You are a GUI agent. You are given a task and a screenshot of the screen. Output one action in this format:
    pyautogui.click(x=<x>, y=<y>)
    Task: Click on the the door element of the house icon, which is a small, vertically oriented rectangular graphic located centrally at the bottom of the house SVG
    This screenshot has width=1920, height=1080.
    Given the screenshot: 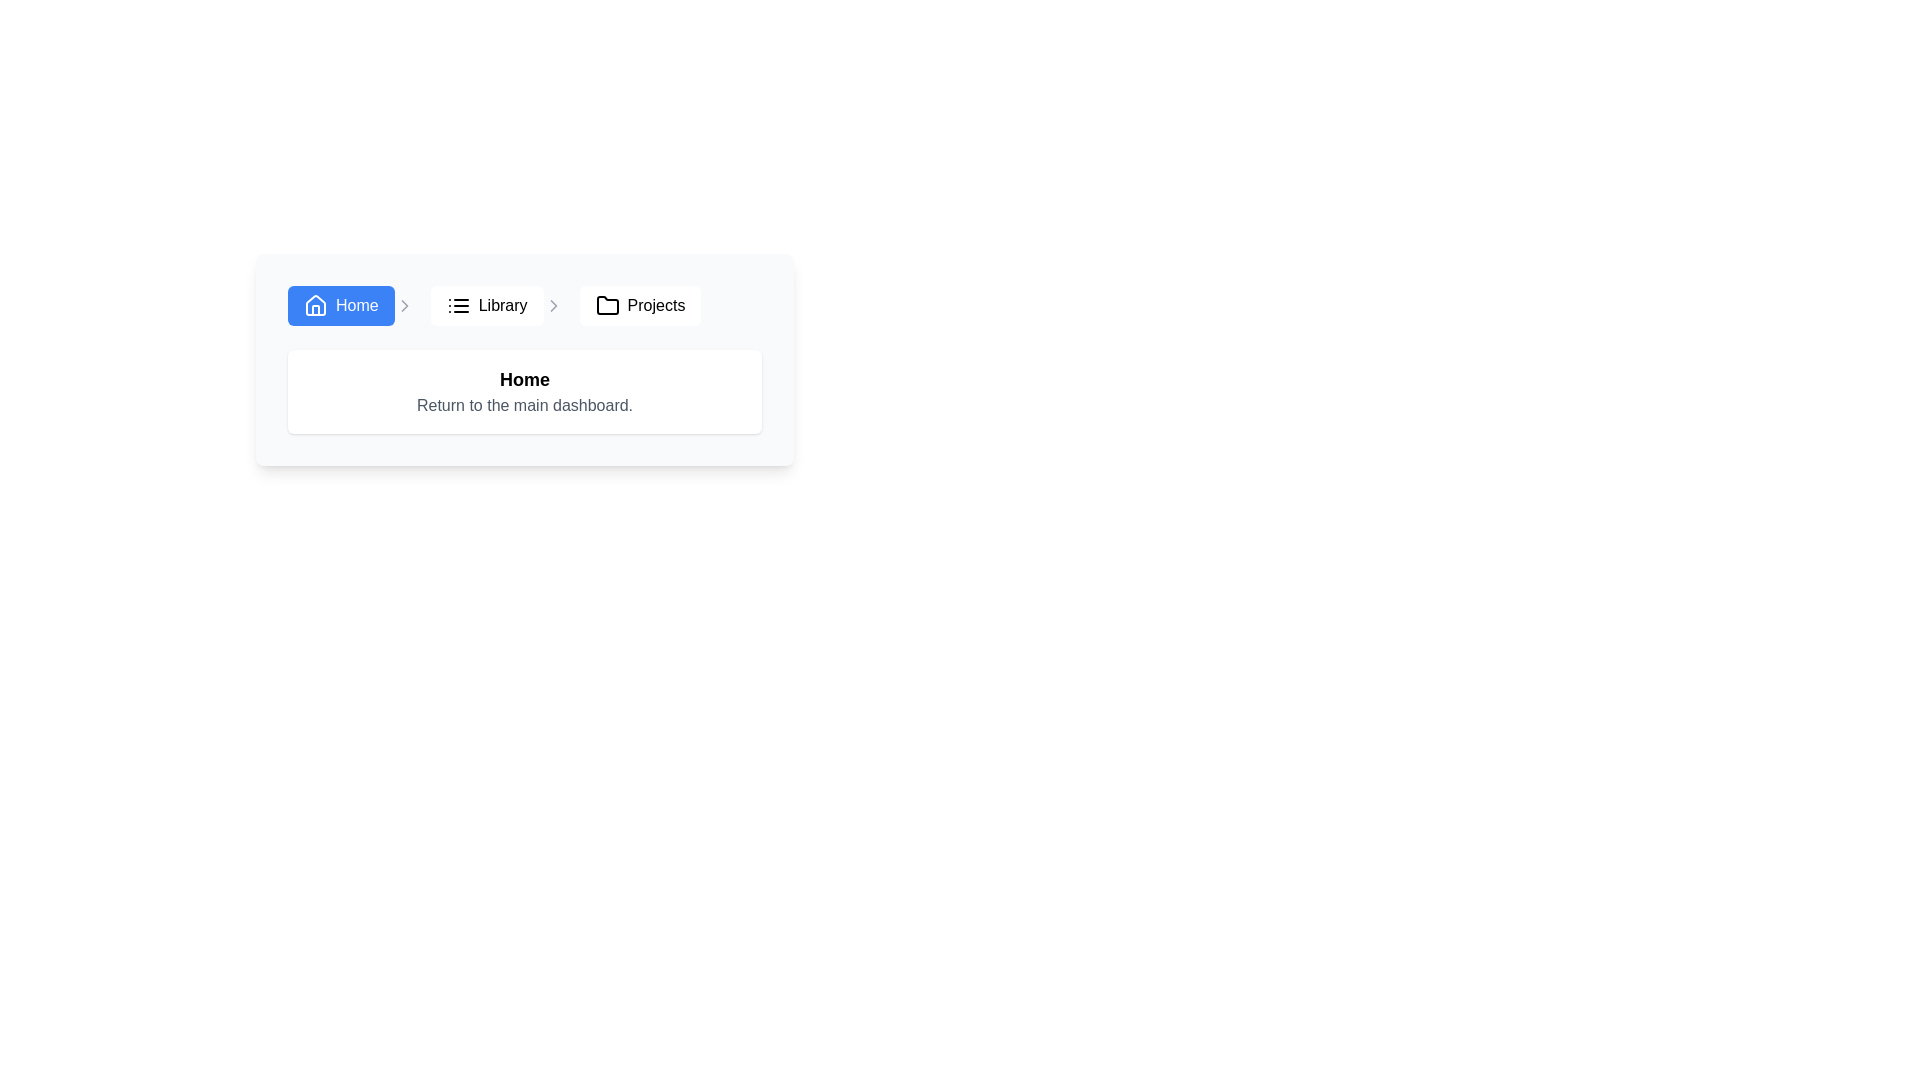 What is the action you would take?
    pyautogui.click(x=315, y=310)
    